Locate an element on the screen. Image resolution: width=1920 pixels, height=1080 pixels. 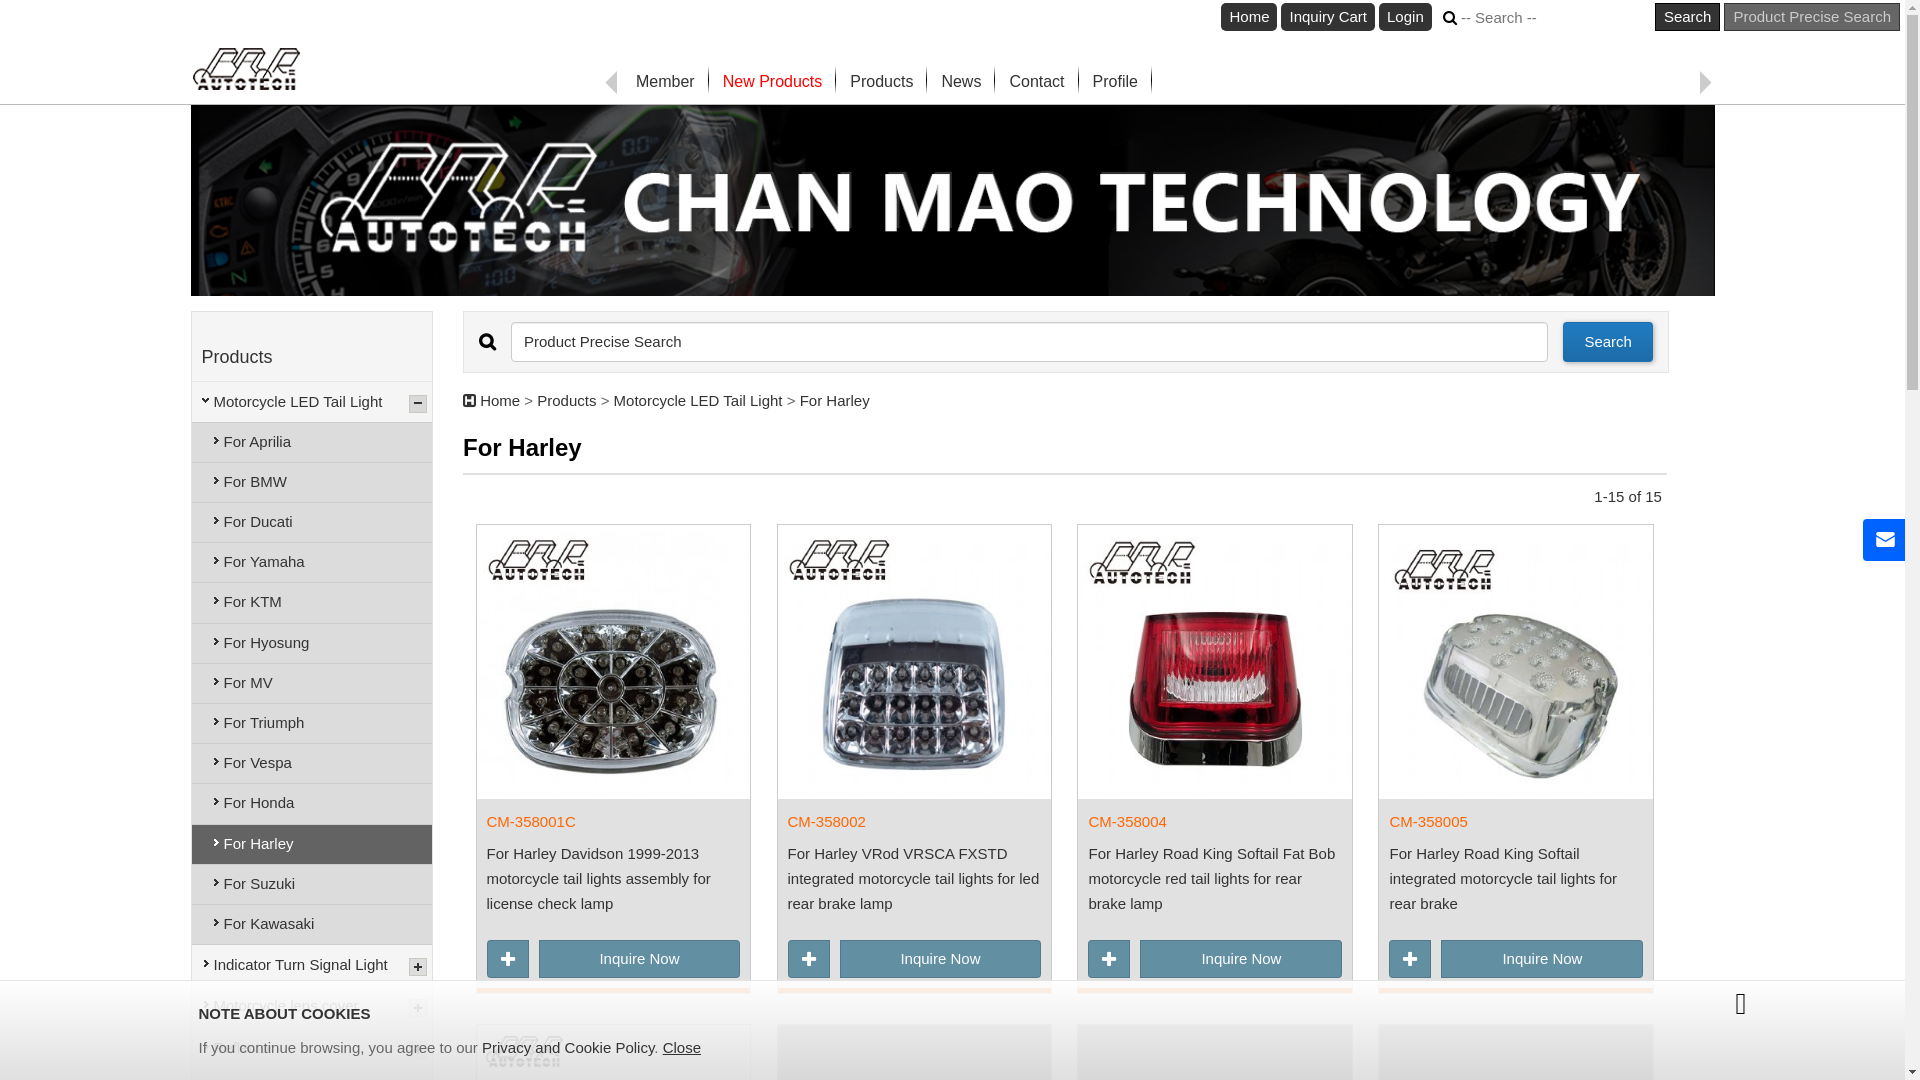
'News' is located at coordinates (960, 80).